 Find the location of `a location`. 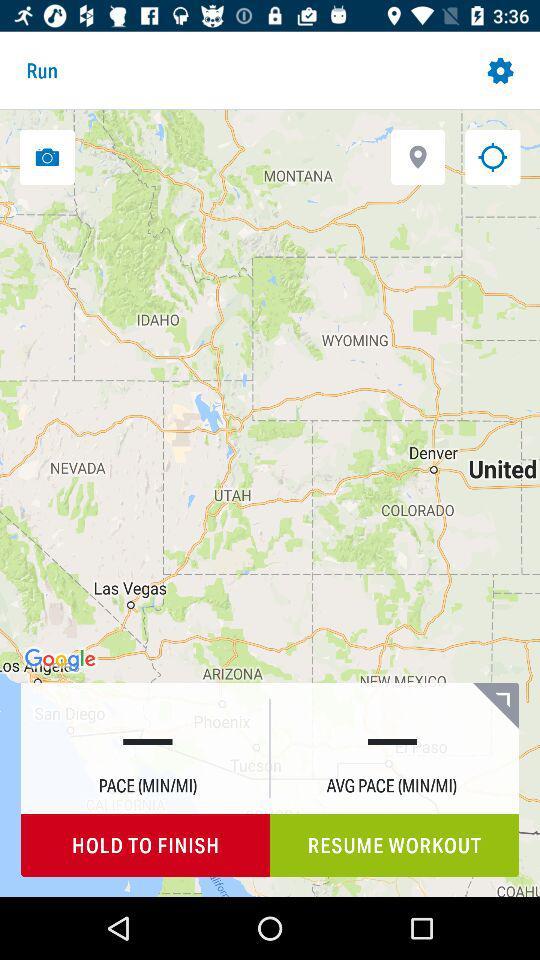

a location is located at coordinates (417, 156).